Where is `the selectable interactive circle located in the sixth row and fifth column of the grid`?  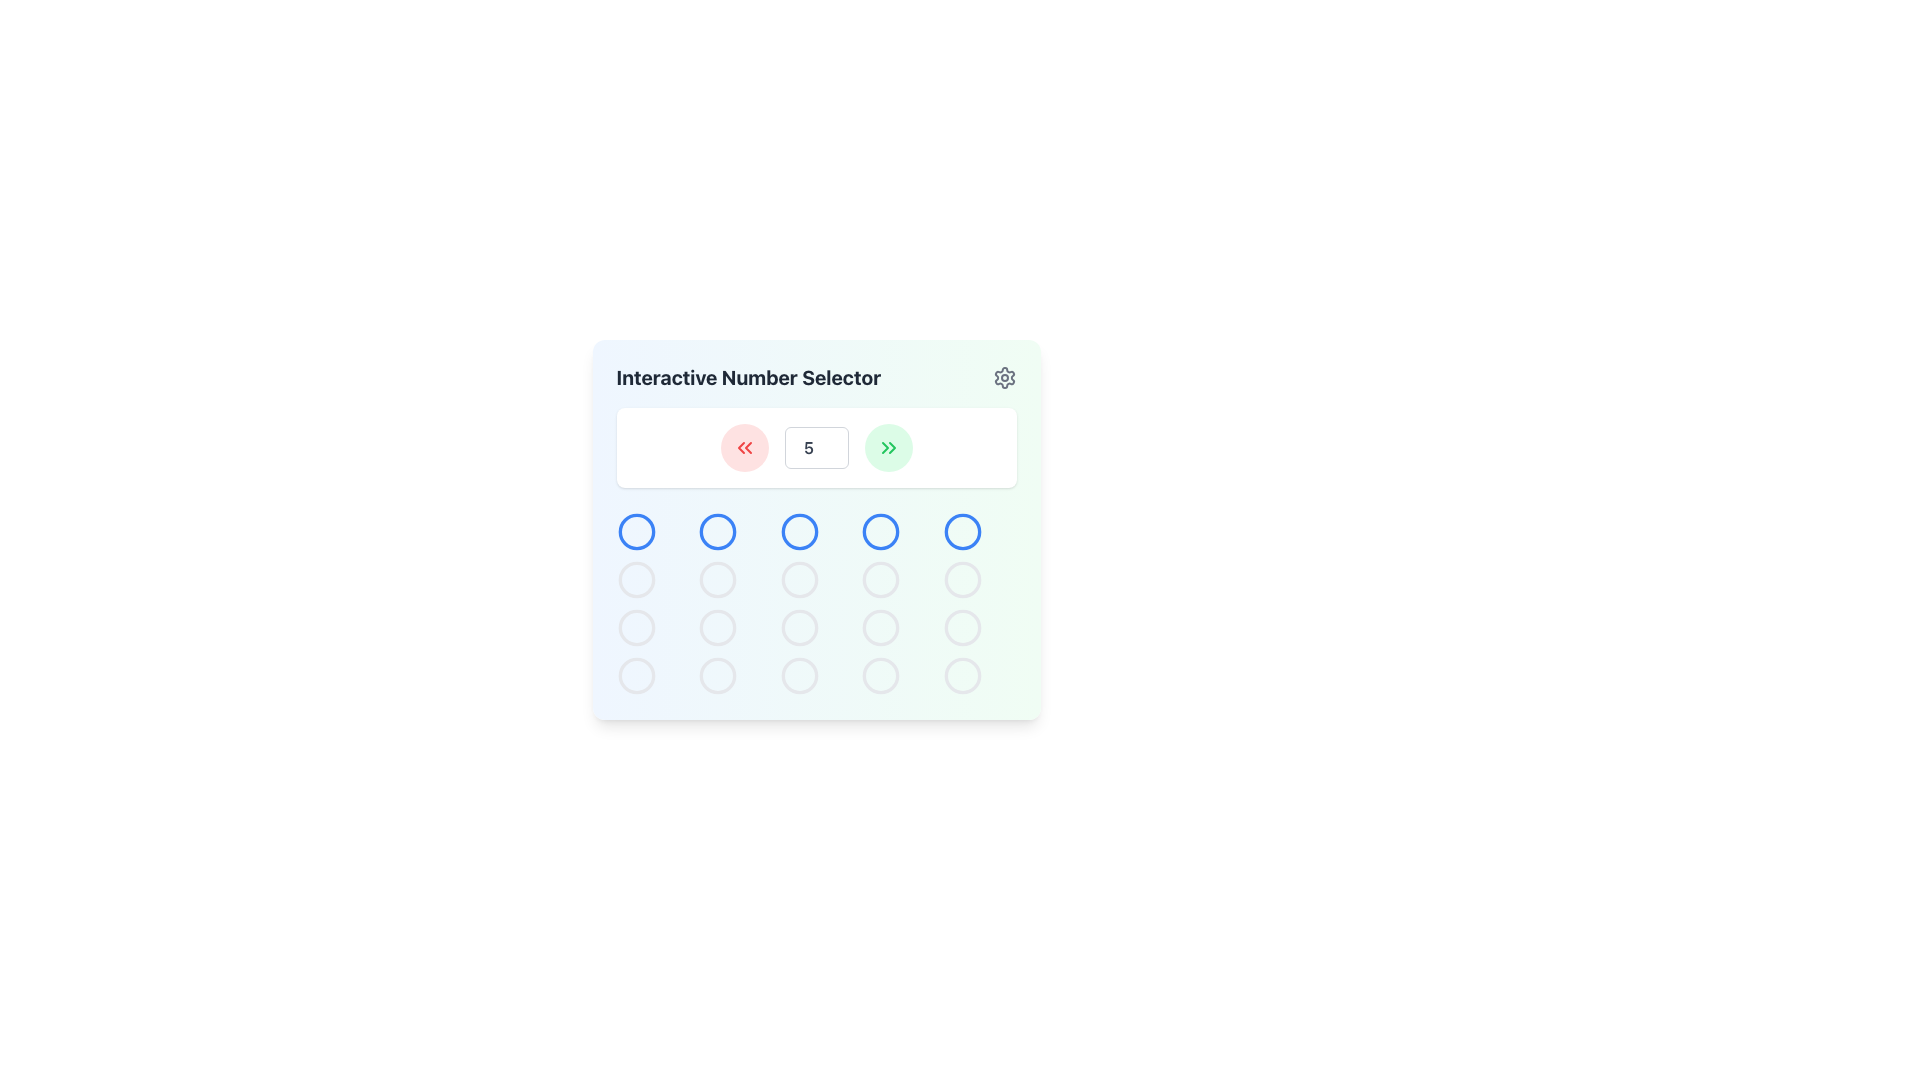 the selectable interactive circle located in the sixth row and fifth column of the grid is located at coordinates (962, 627).